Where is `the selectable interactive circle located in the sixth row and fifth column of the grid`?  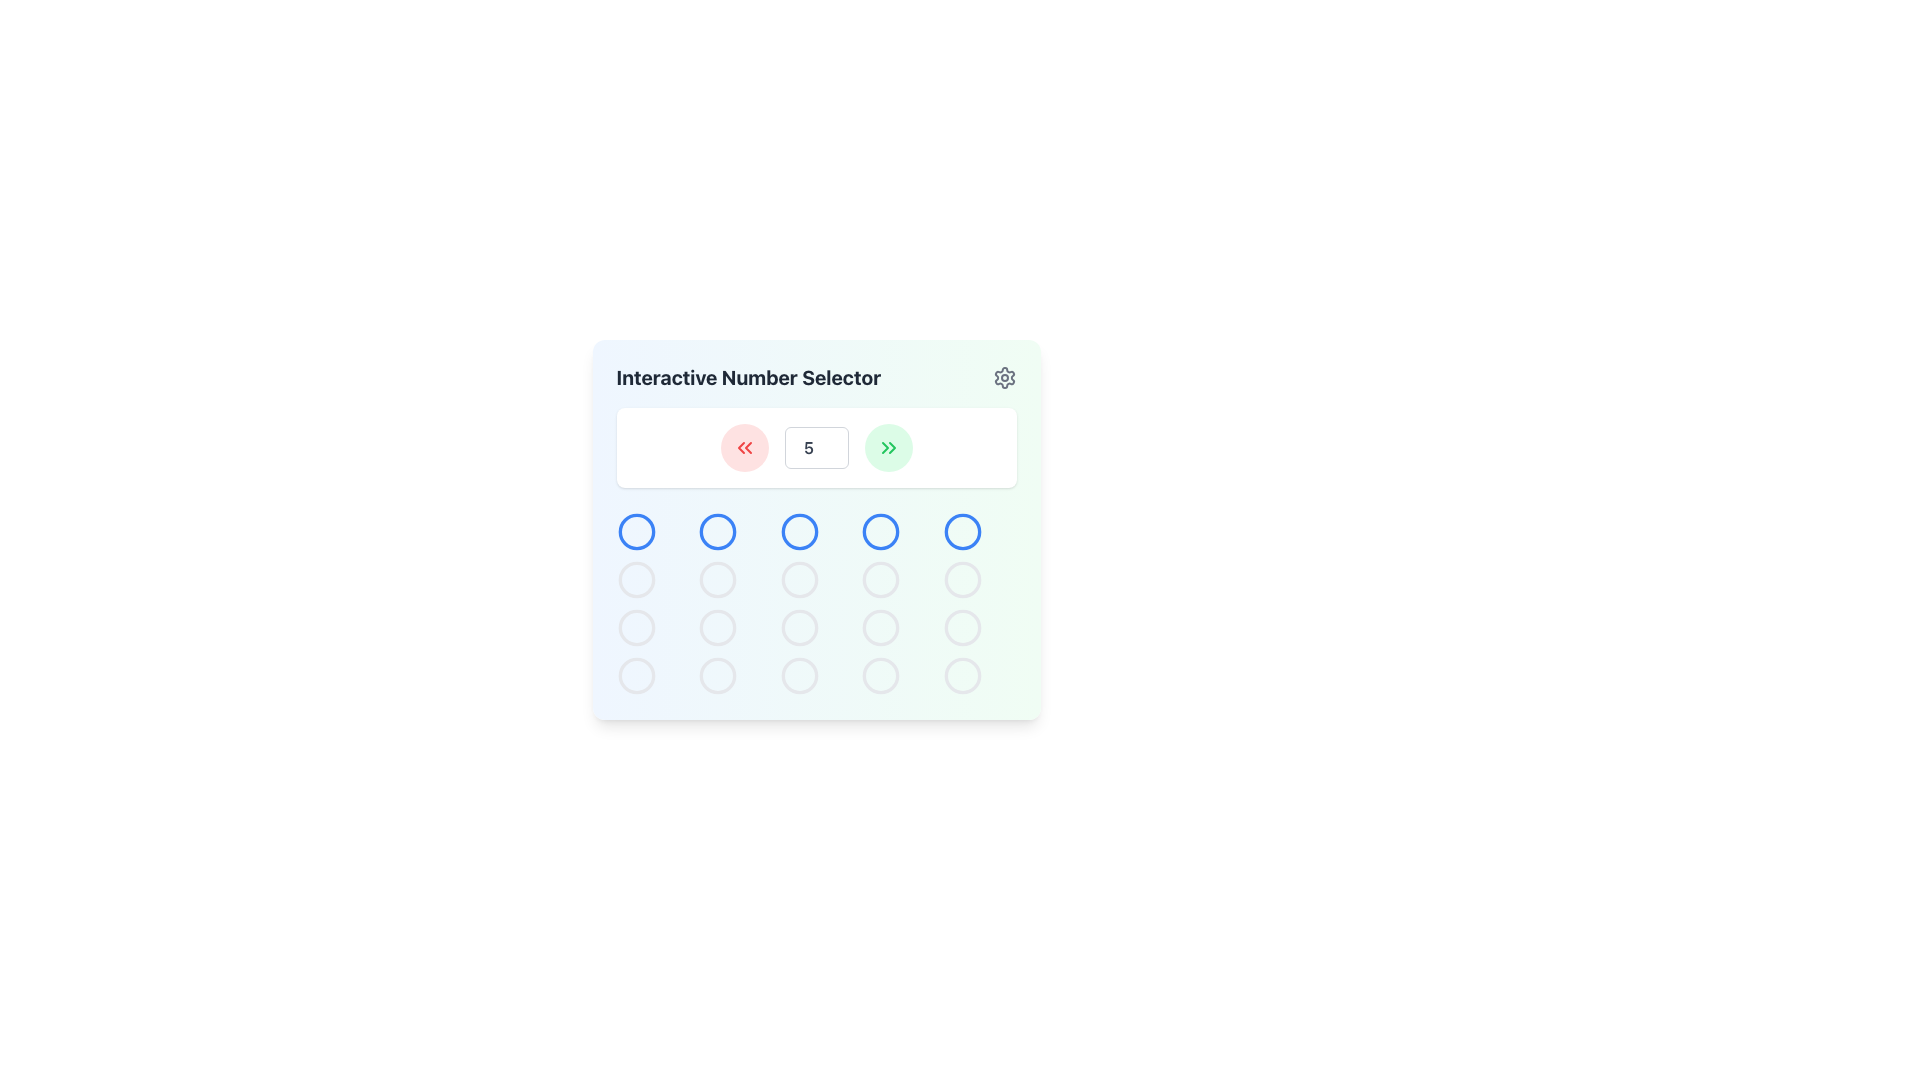 the selectable interactive circle located in the sixth row and fifth column of the grid is located at coordinates (962, 627).